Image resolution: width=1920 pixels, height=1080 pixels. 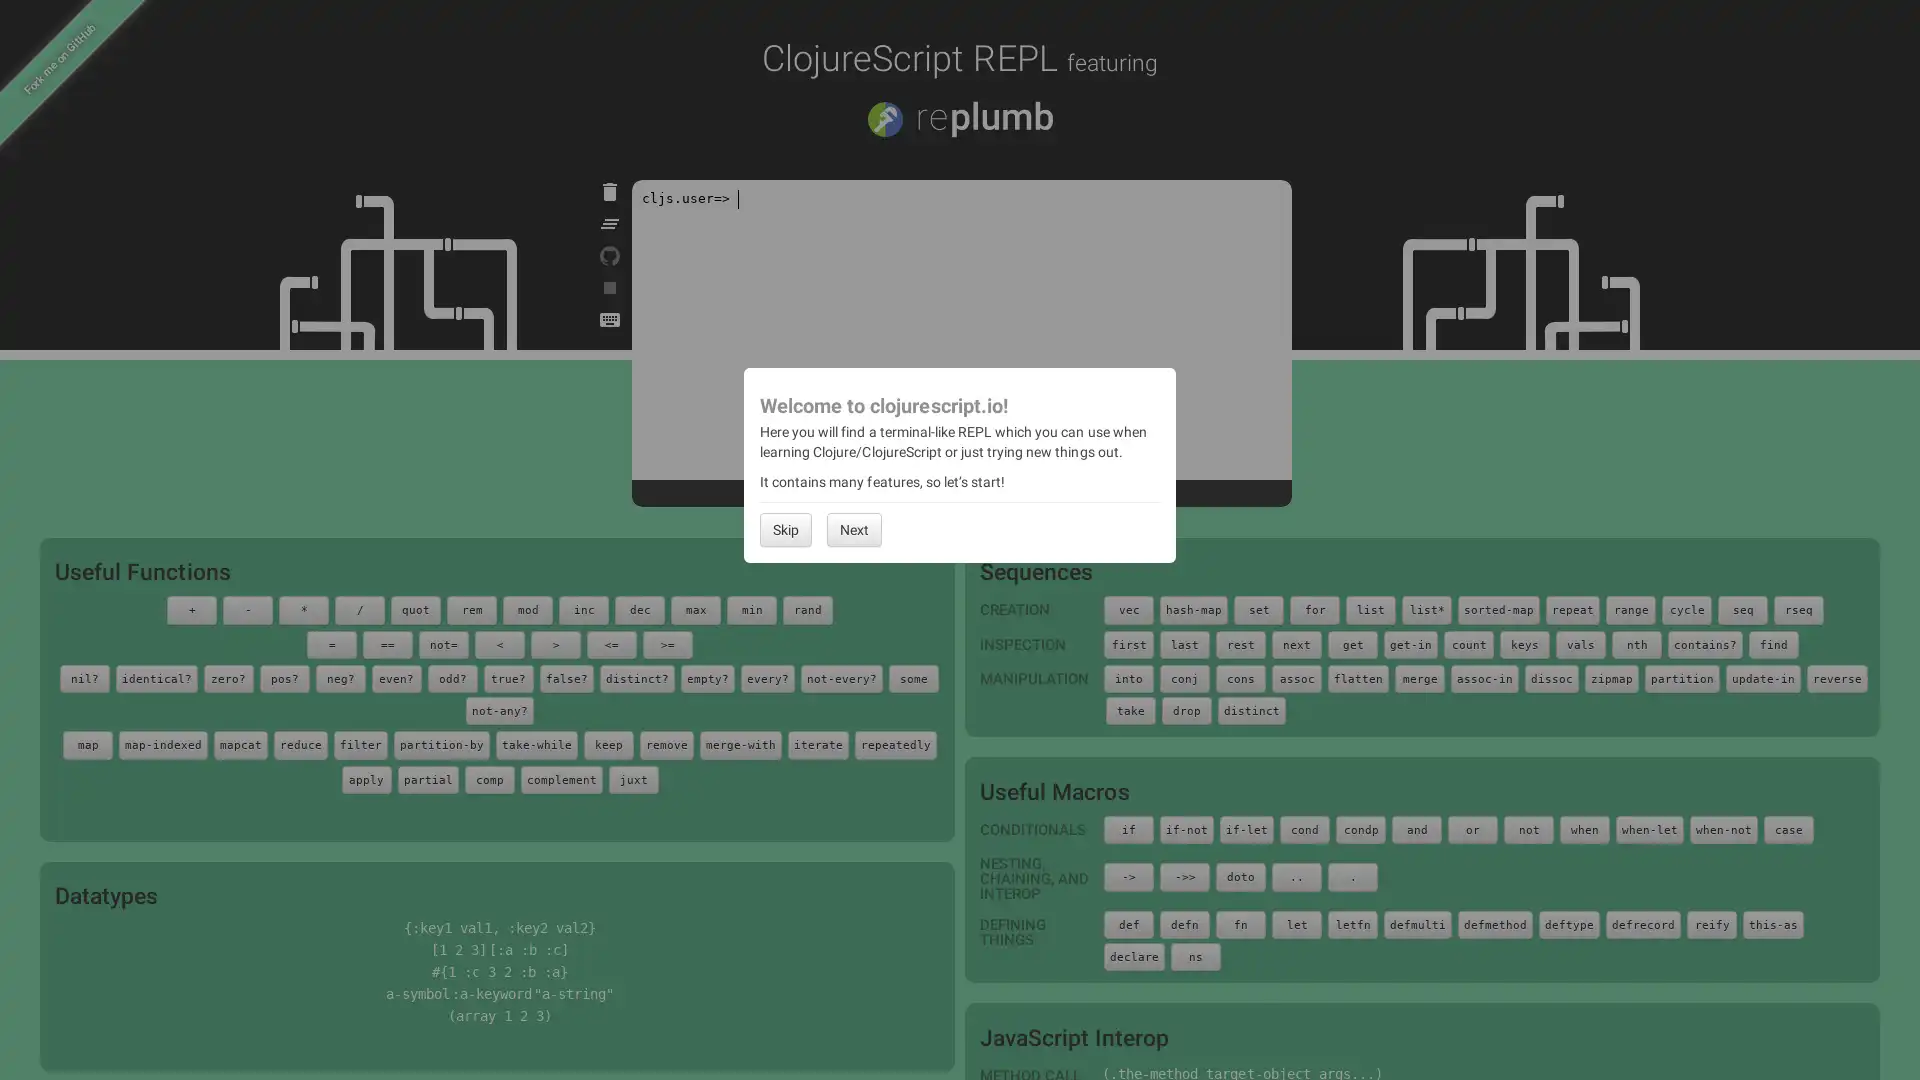 What do you see at coordinates (470, 608) in the screenshot?
I see `rem` at bounding box center [470, 608].